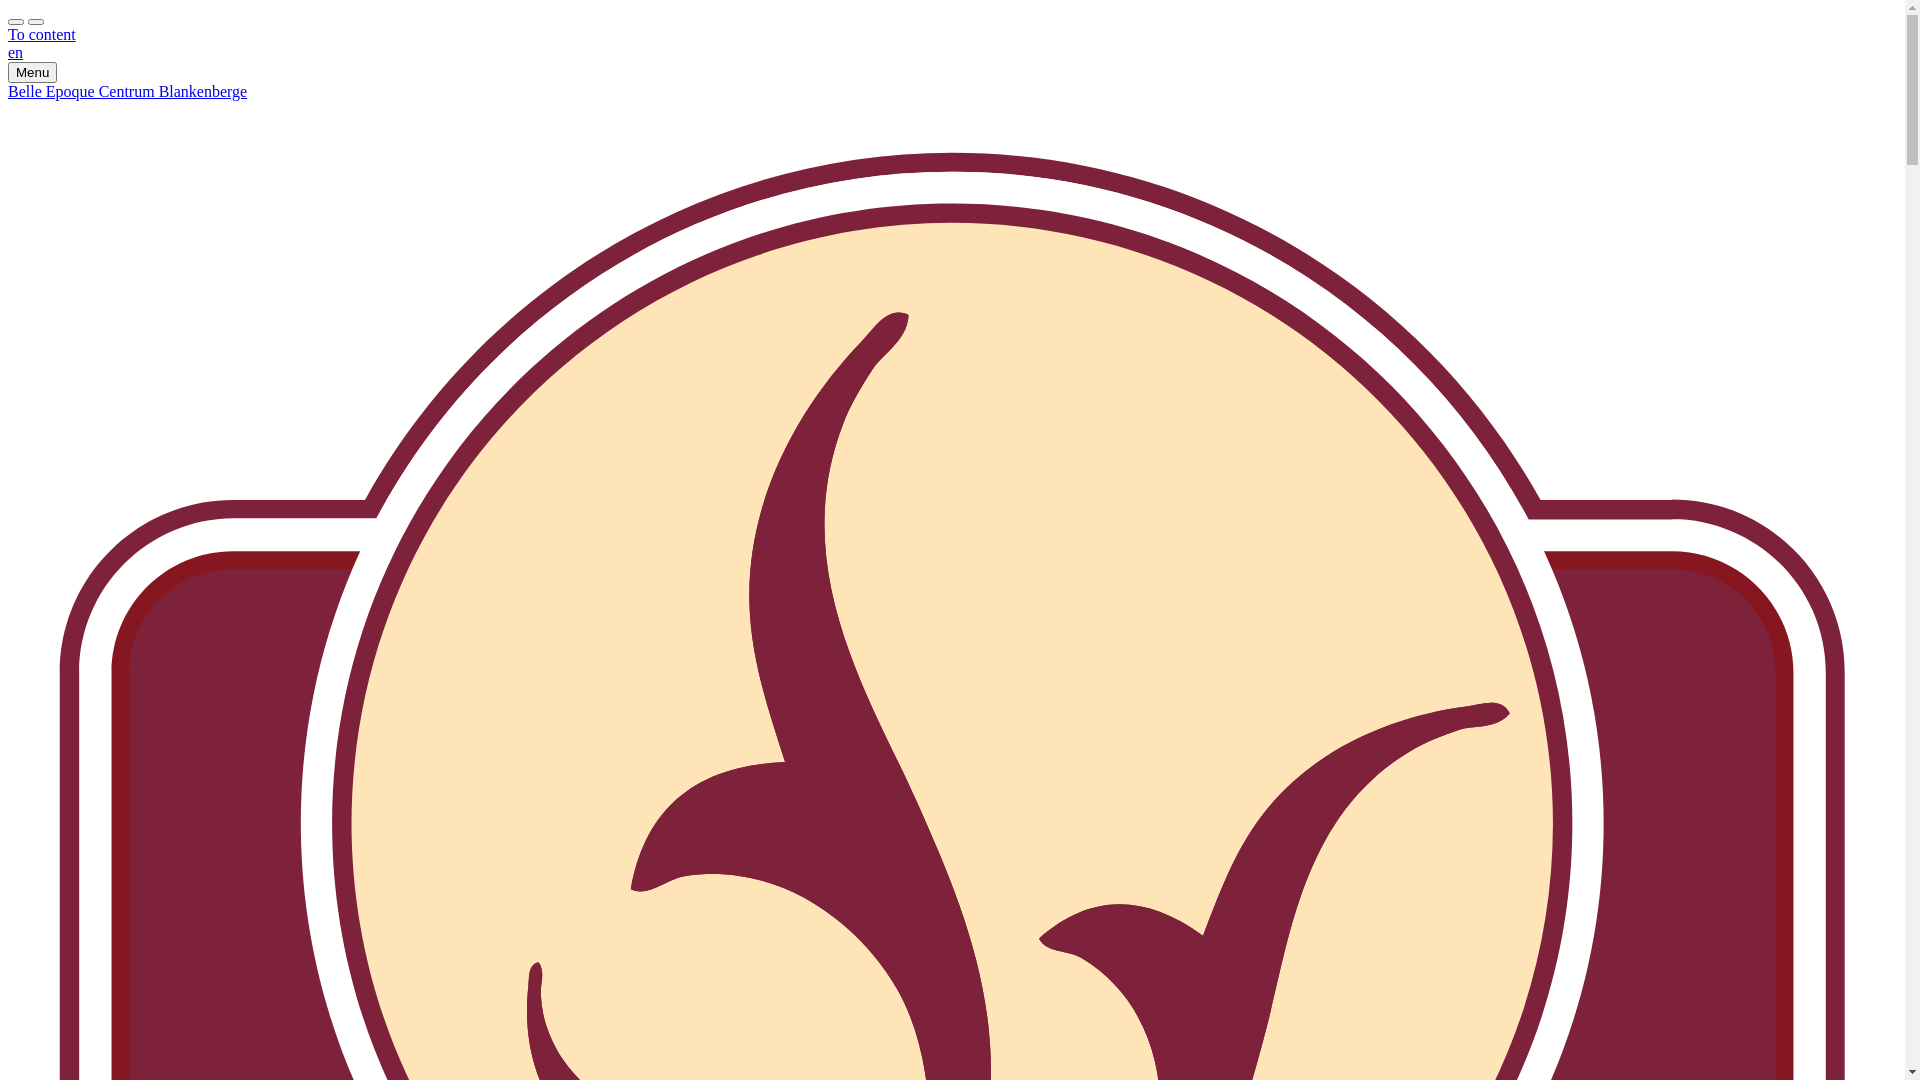 This screenshot has height=1080, width=1920. I want to click on 'en', so click(15, 51).